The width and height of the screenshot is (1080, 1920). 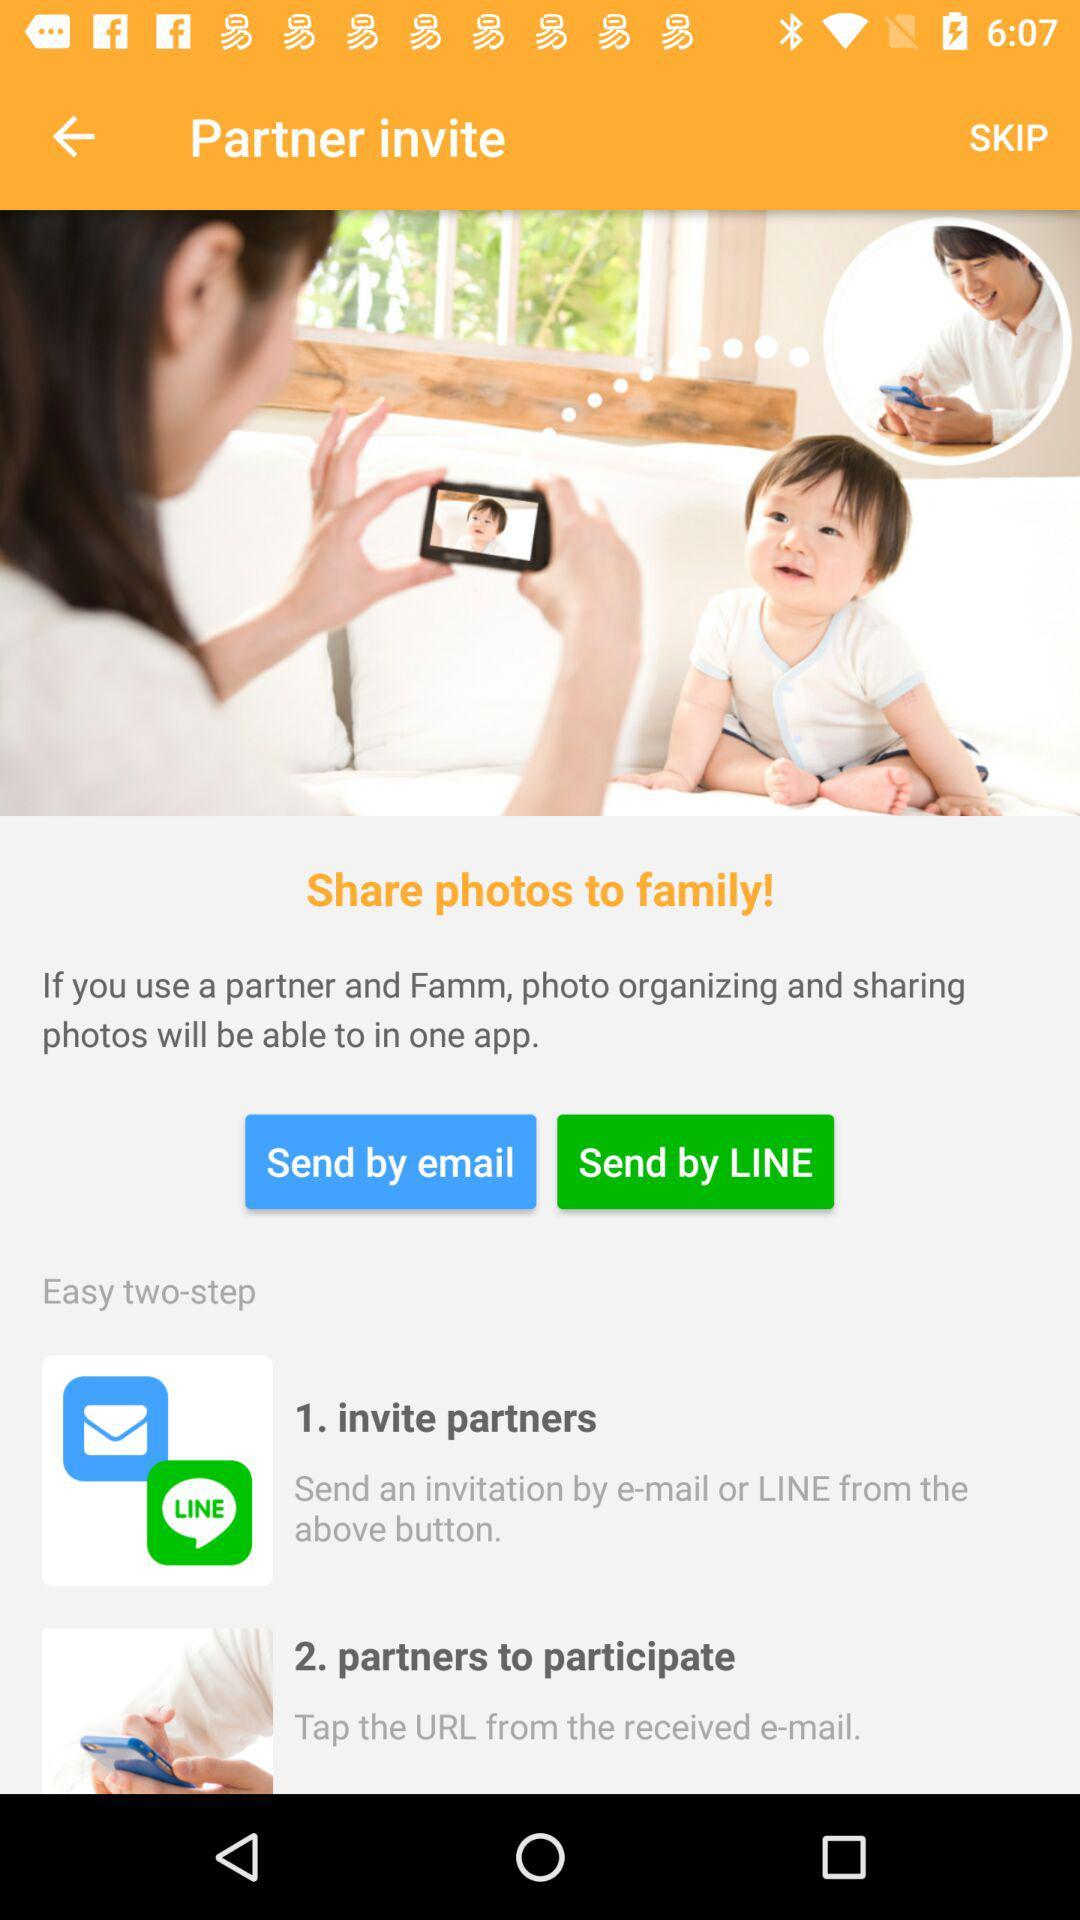 What do you see at coordinates (1008, 135) in the screenshot?
I see `icon at the top right corner` at bounding box center [1008, 135].